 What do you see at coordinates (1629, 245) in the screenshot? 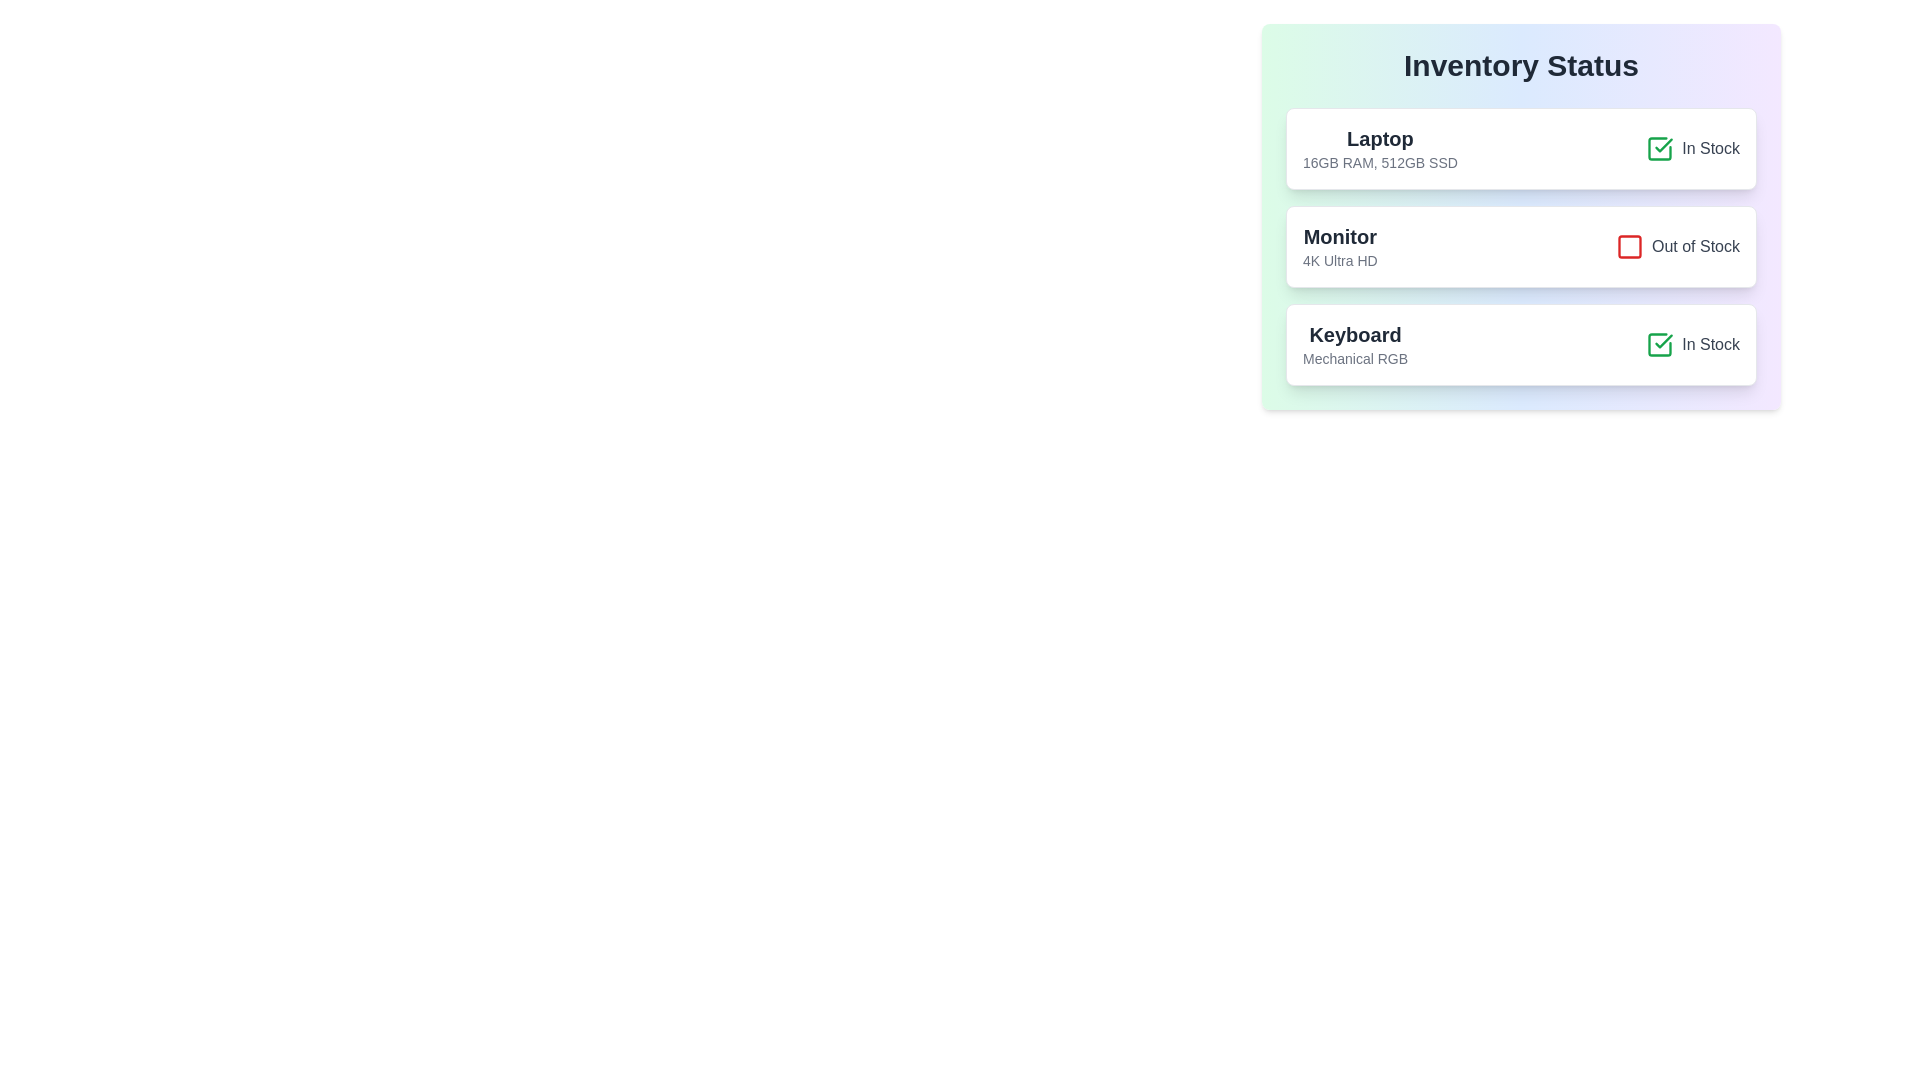
I see `small square-shaped SVG icon with a red border located between the text 'Monitor' and the status label 'Out of Stock' for debugging purposes` at bounding box center [1629, 245].